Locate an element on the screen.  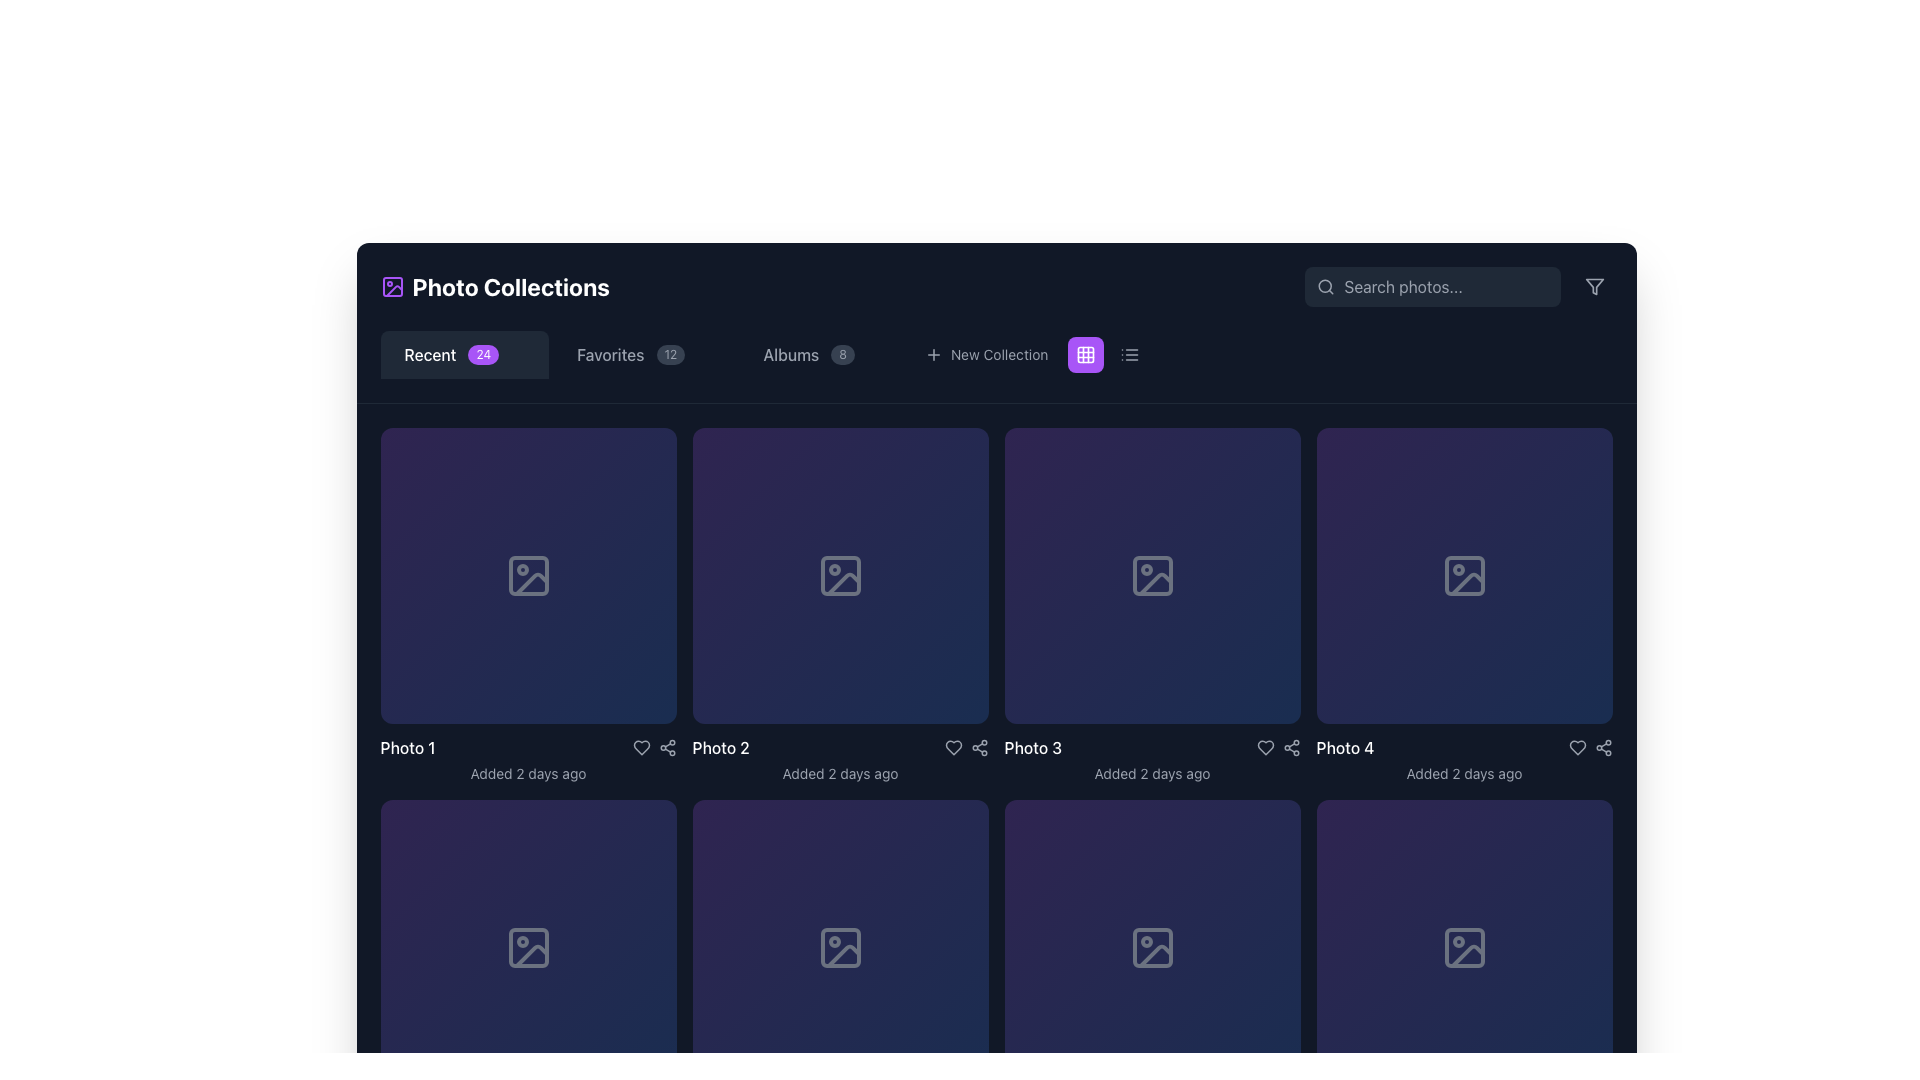
the favorite button located at the bottom-right corner of the 'Photo 4' card is located at coordinates (1264, 748).